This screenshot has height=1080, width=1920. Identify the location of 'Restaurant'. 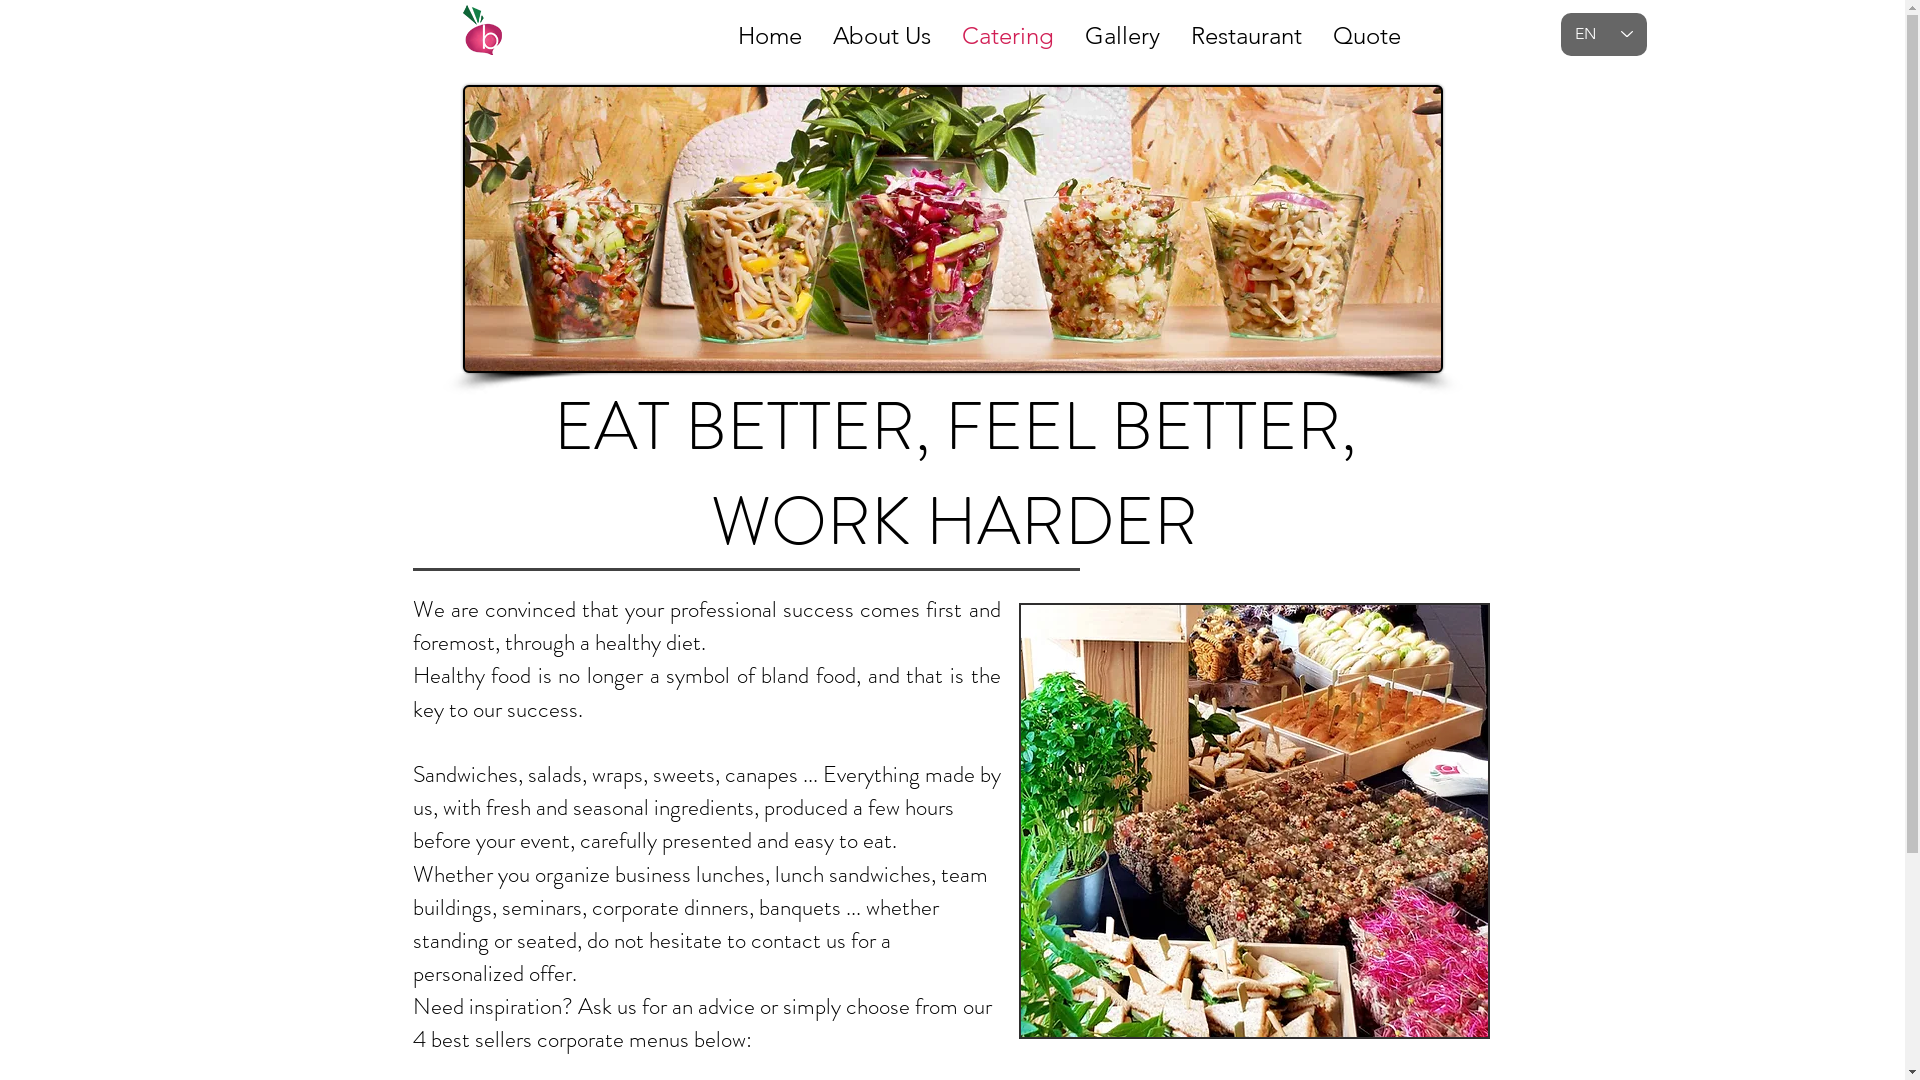
(1245, 30).